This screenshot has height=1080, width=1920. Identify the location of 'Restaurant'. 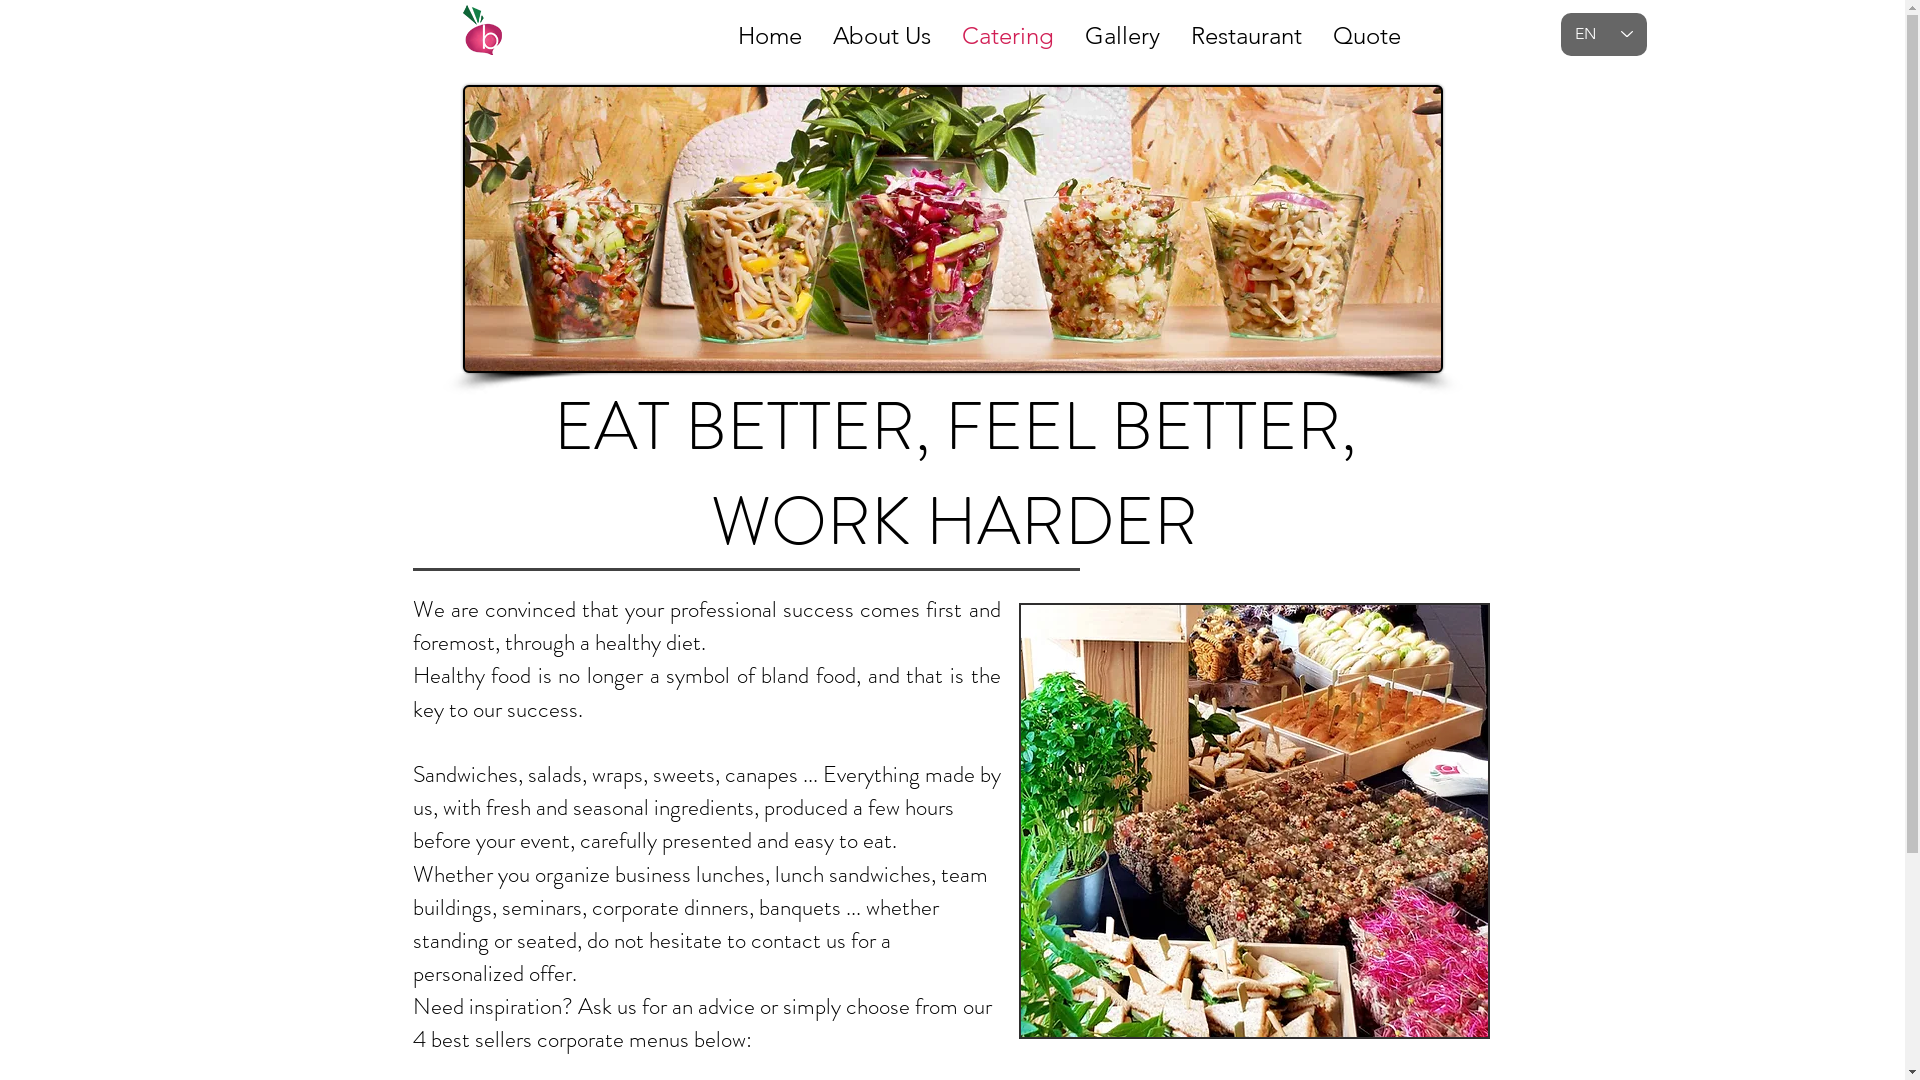
(1245, 30).